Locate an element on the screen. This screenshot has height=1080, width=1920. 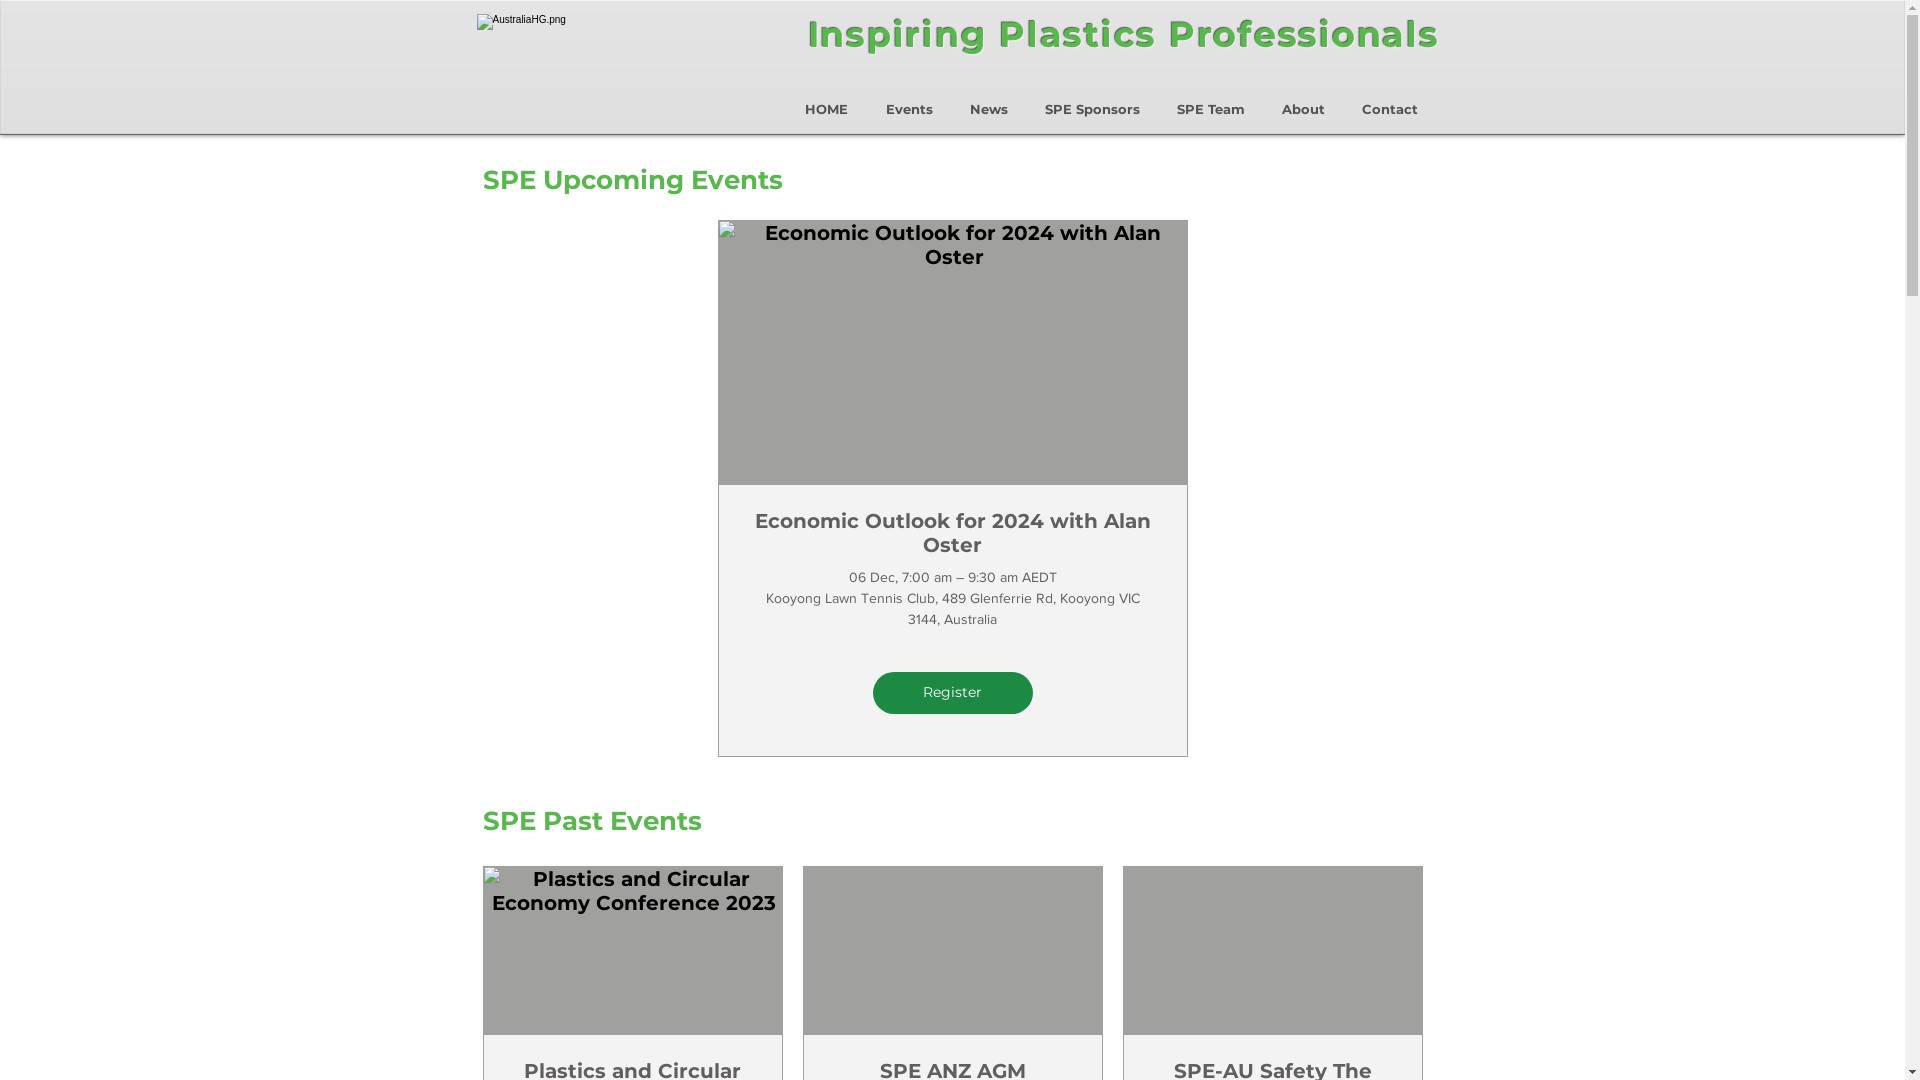
'About' is located at coordinates (1304, 100).